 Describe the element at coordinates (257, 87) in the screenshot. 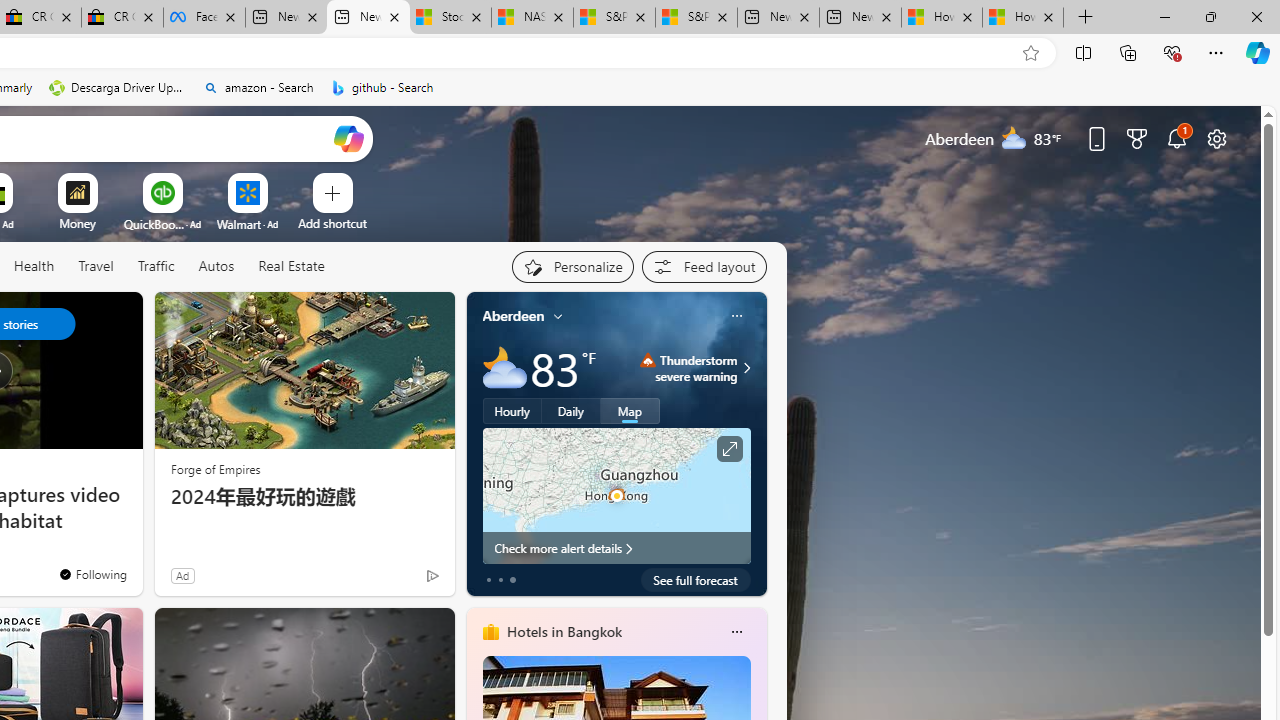

I see `'amazon - Search'` at that location.